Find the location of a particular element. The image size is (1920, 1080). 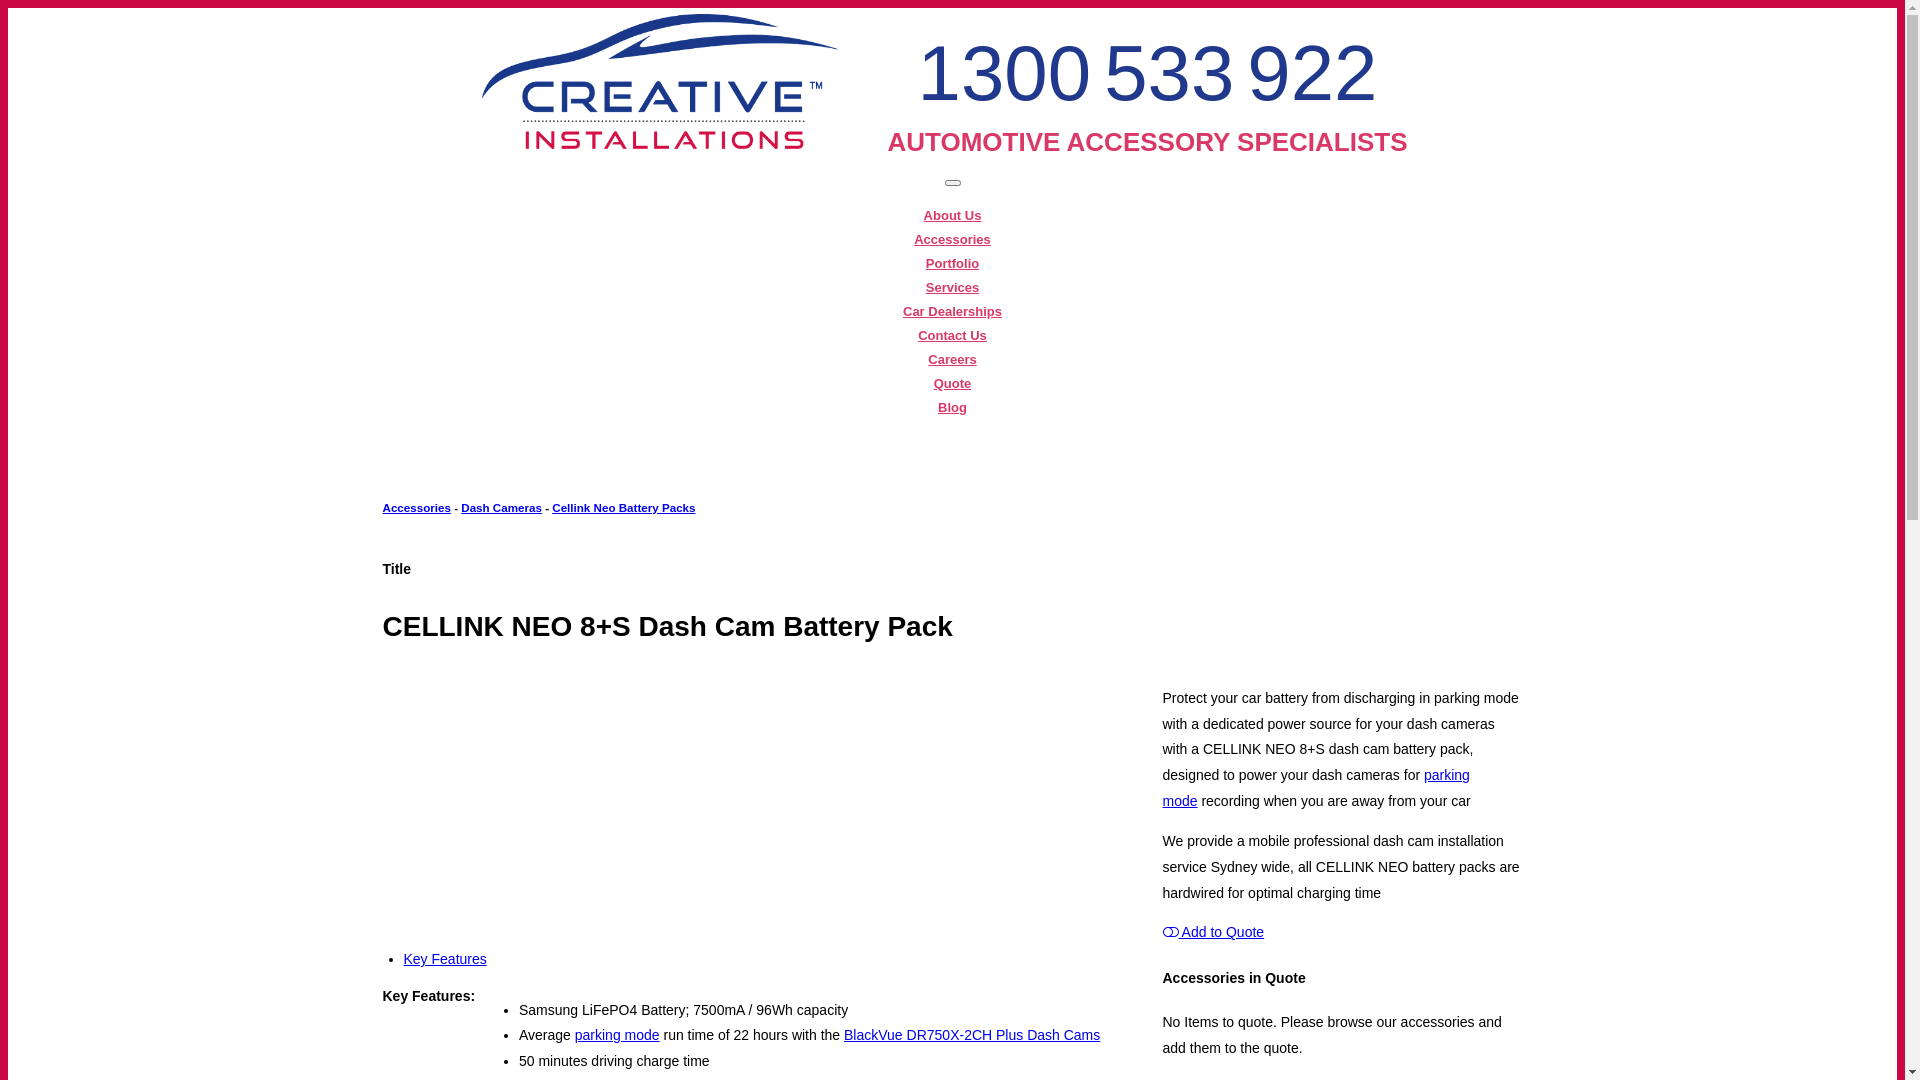

'Key Features' is located at coordinates (444, 958).